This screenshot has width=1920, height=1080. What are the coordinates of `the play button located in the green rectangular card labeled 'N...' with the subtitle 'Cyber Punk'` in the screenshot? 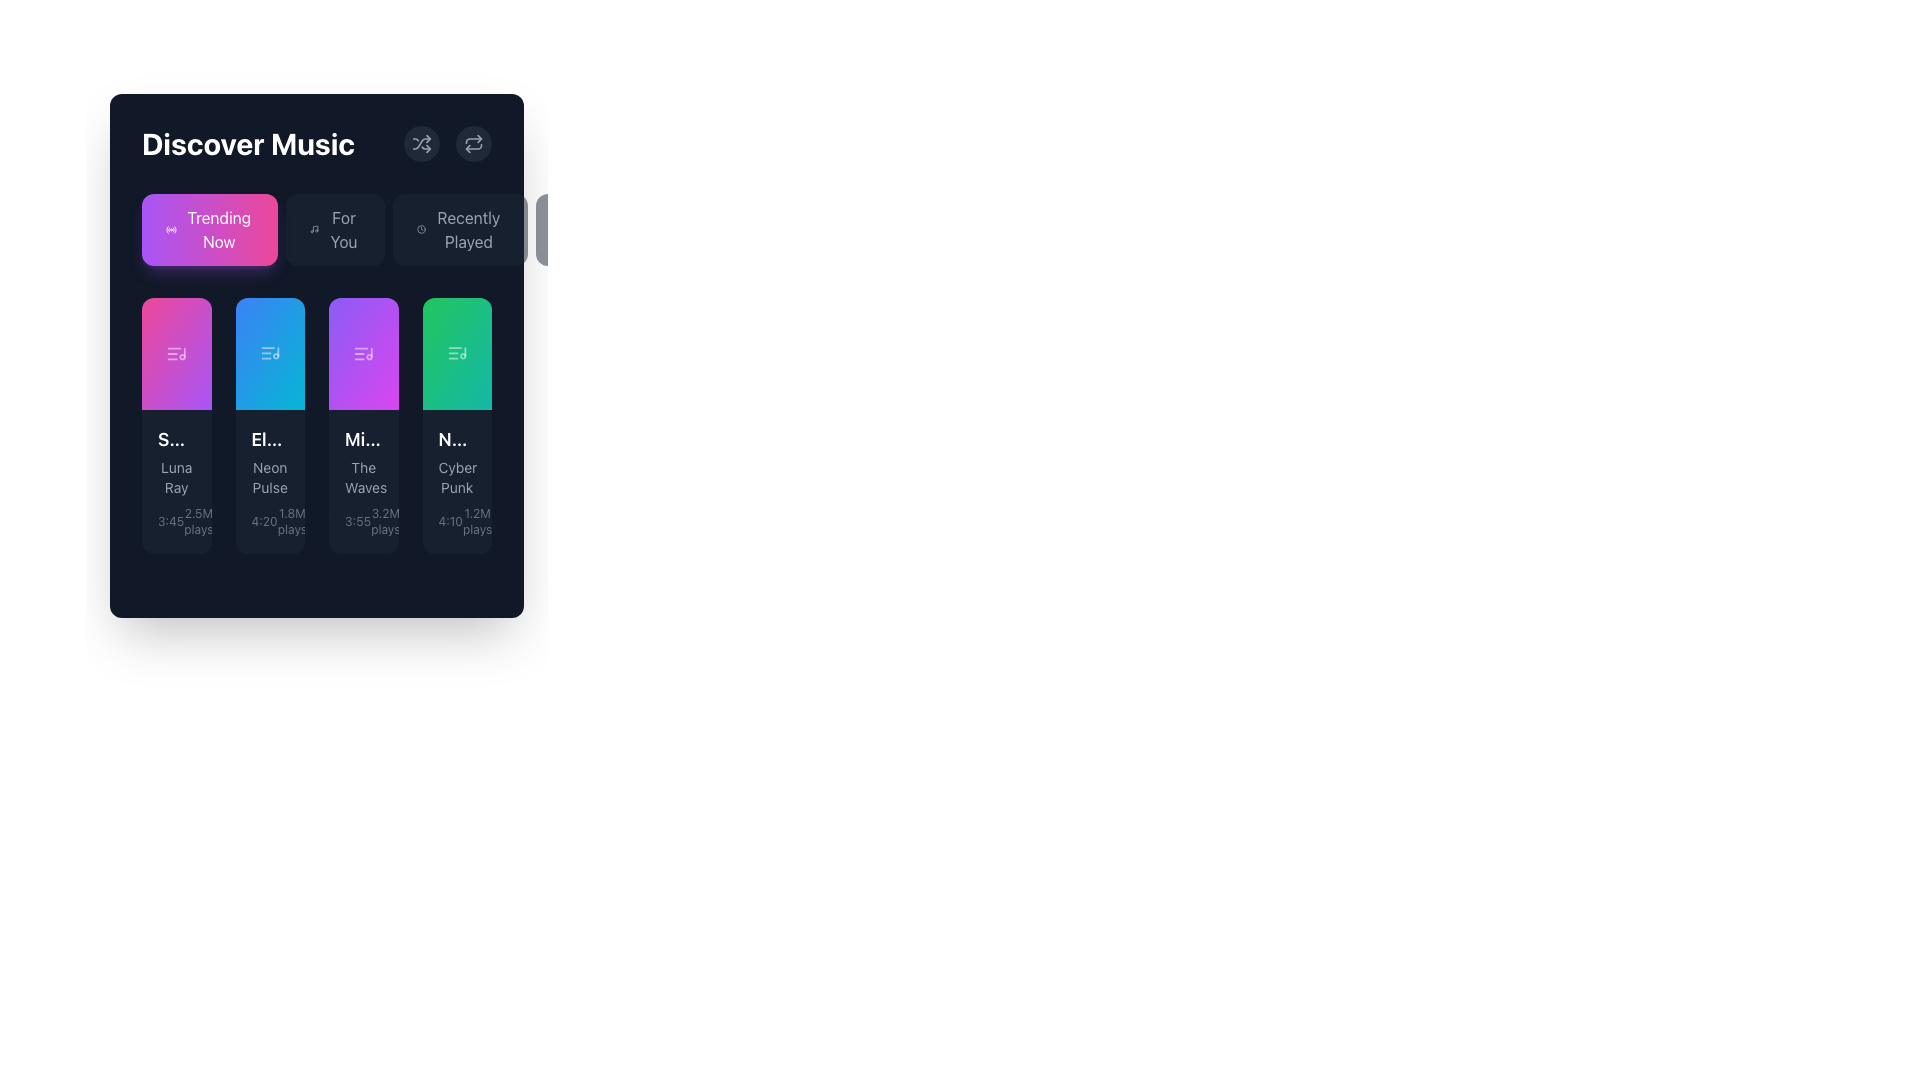 It's located at (456, 353).